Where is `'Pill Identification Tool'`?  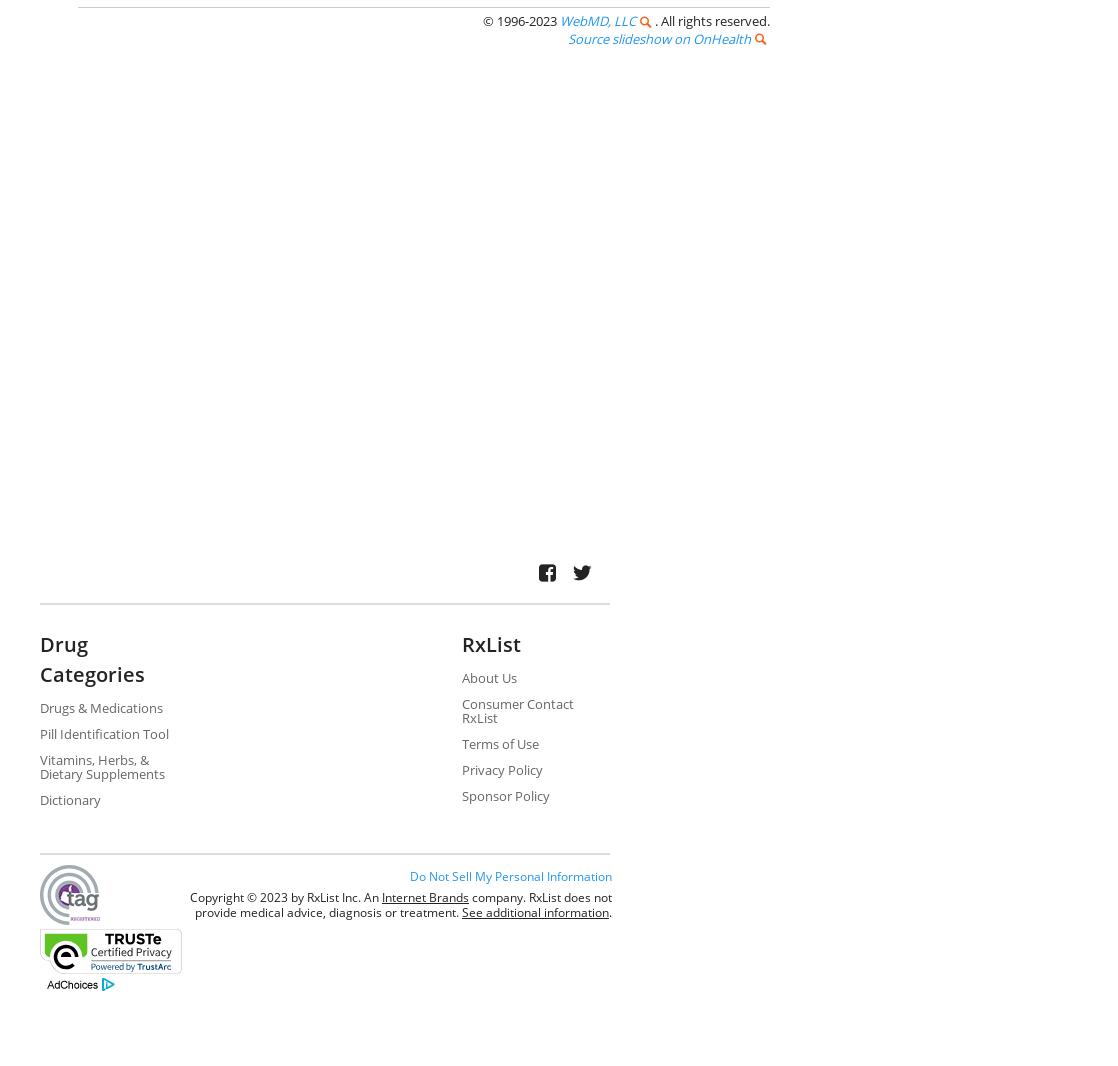 'Pill Identification Tool' is located at coordinates (40, 733).